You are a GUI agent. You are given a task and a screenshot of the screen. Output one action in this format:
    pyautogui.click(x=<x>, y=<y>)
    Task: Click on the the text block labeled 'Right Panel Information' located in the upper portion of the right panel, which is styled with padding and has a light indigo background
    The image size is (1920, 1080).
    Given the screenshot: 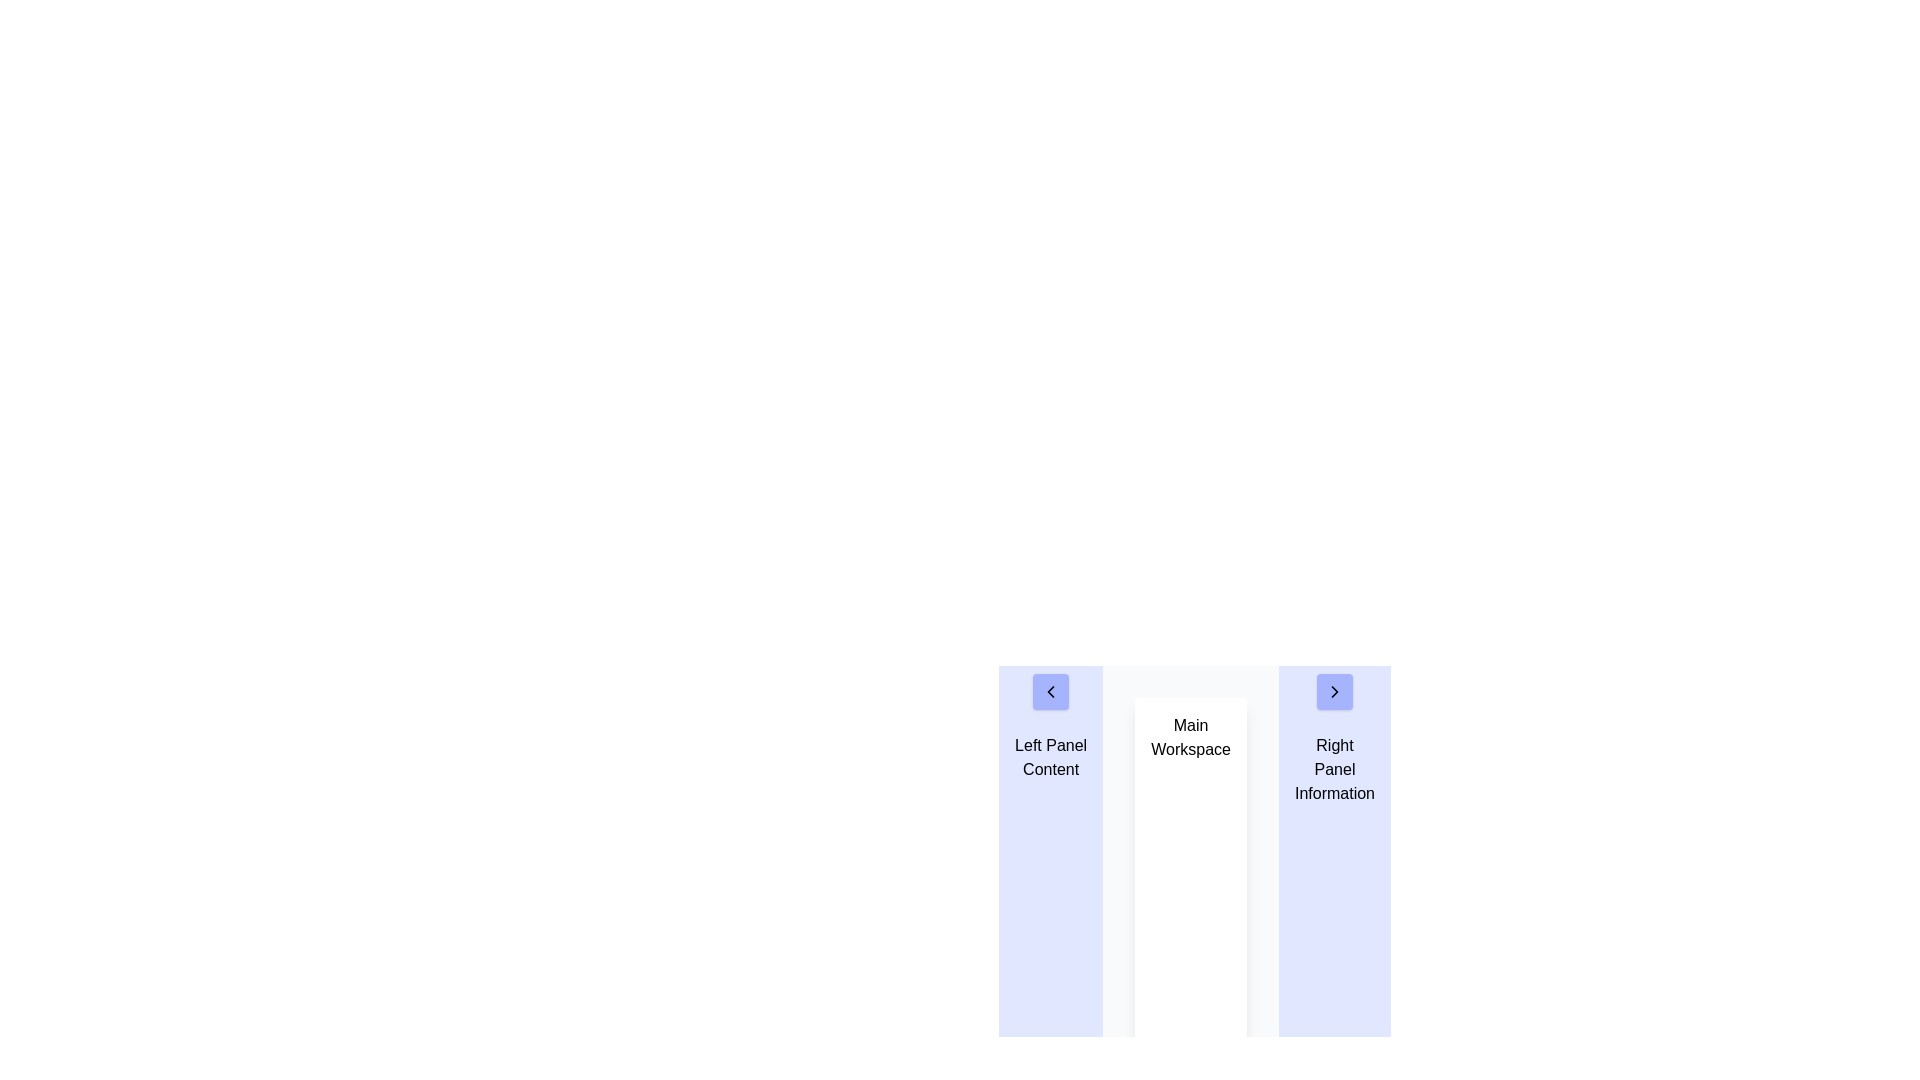 What is the action you would take?
    pyautogui.click(x=1334, y=769)
    